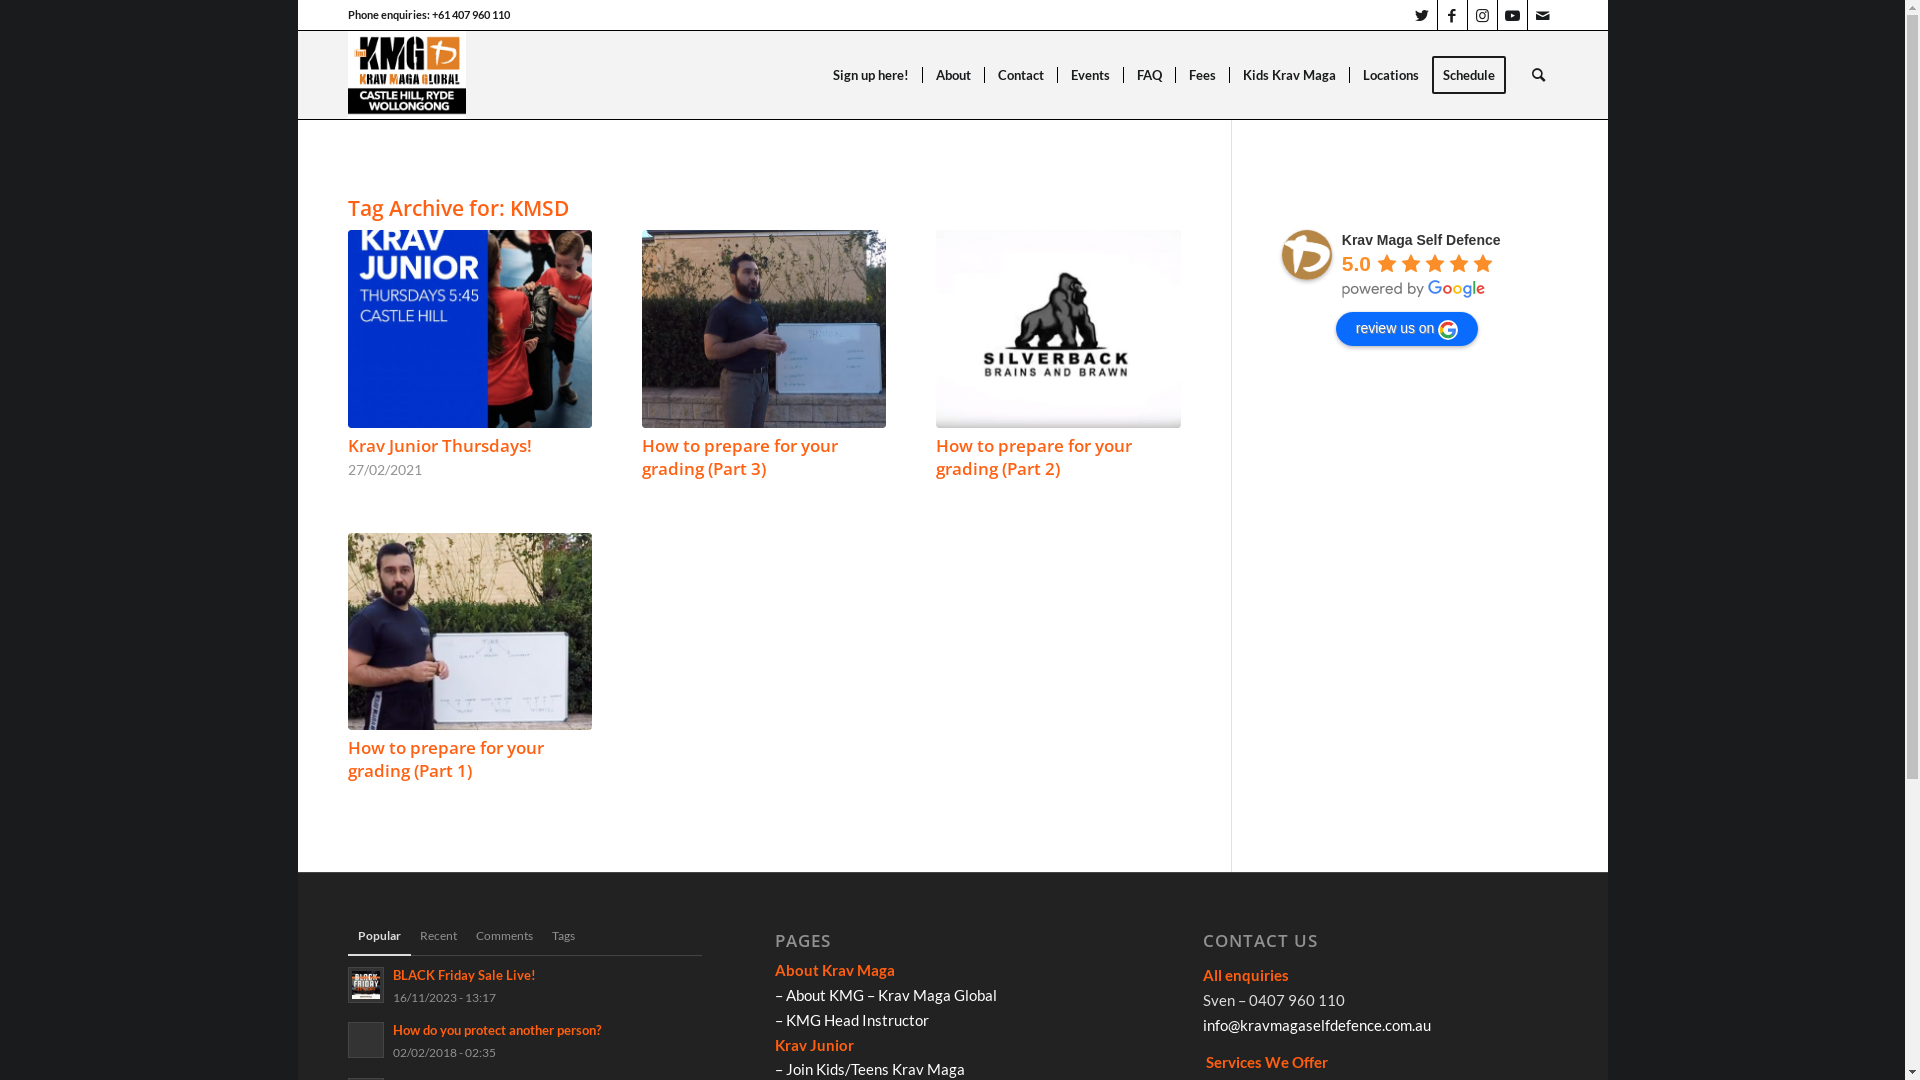 The width and height of the screenshot is (1920, 1080). I want to click on 'Contact', so click(1020, 73).